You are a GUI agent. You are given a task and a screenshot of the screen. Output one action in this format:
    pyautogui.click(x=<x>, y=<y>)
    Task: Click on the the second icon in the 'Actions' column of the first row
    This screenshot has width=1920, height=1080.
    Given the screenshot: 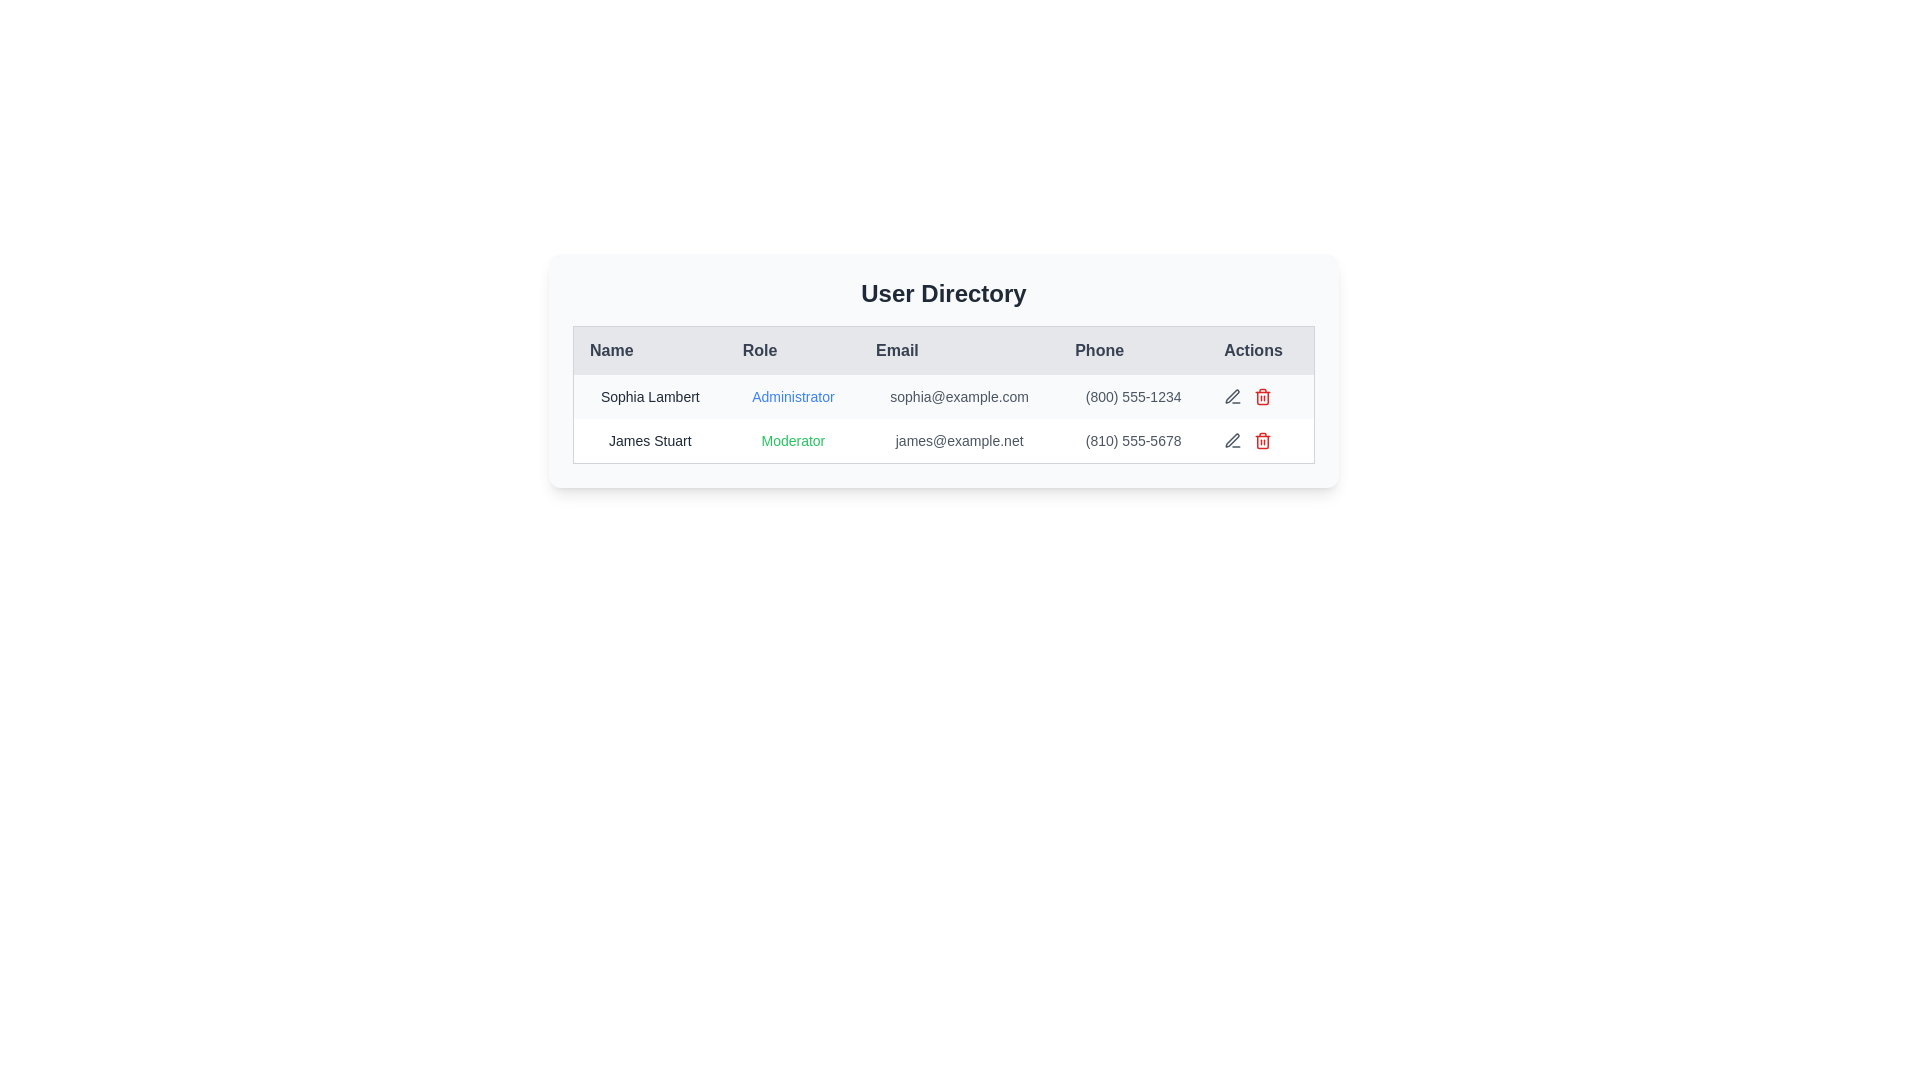 What is the action you would take?
    pyautogui.click(x=1260, y=397)
    